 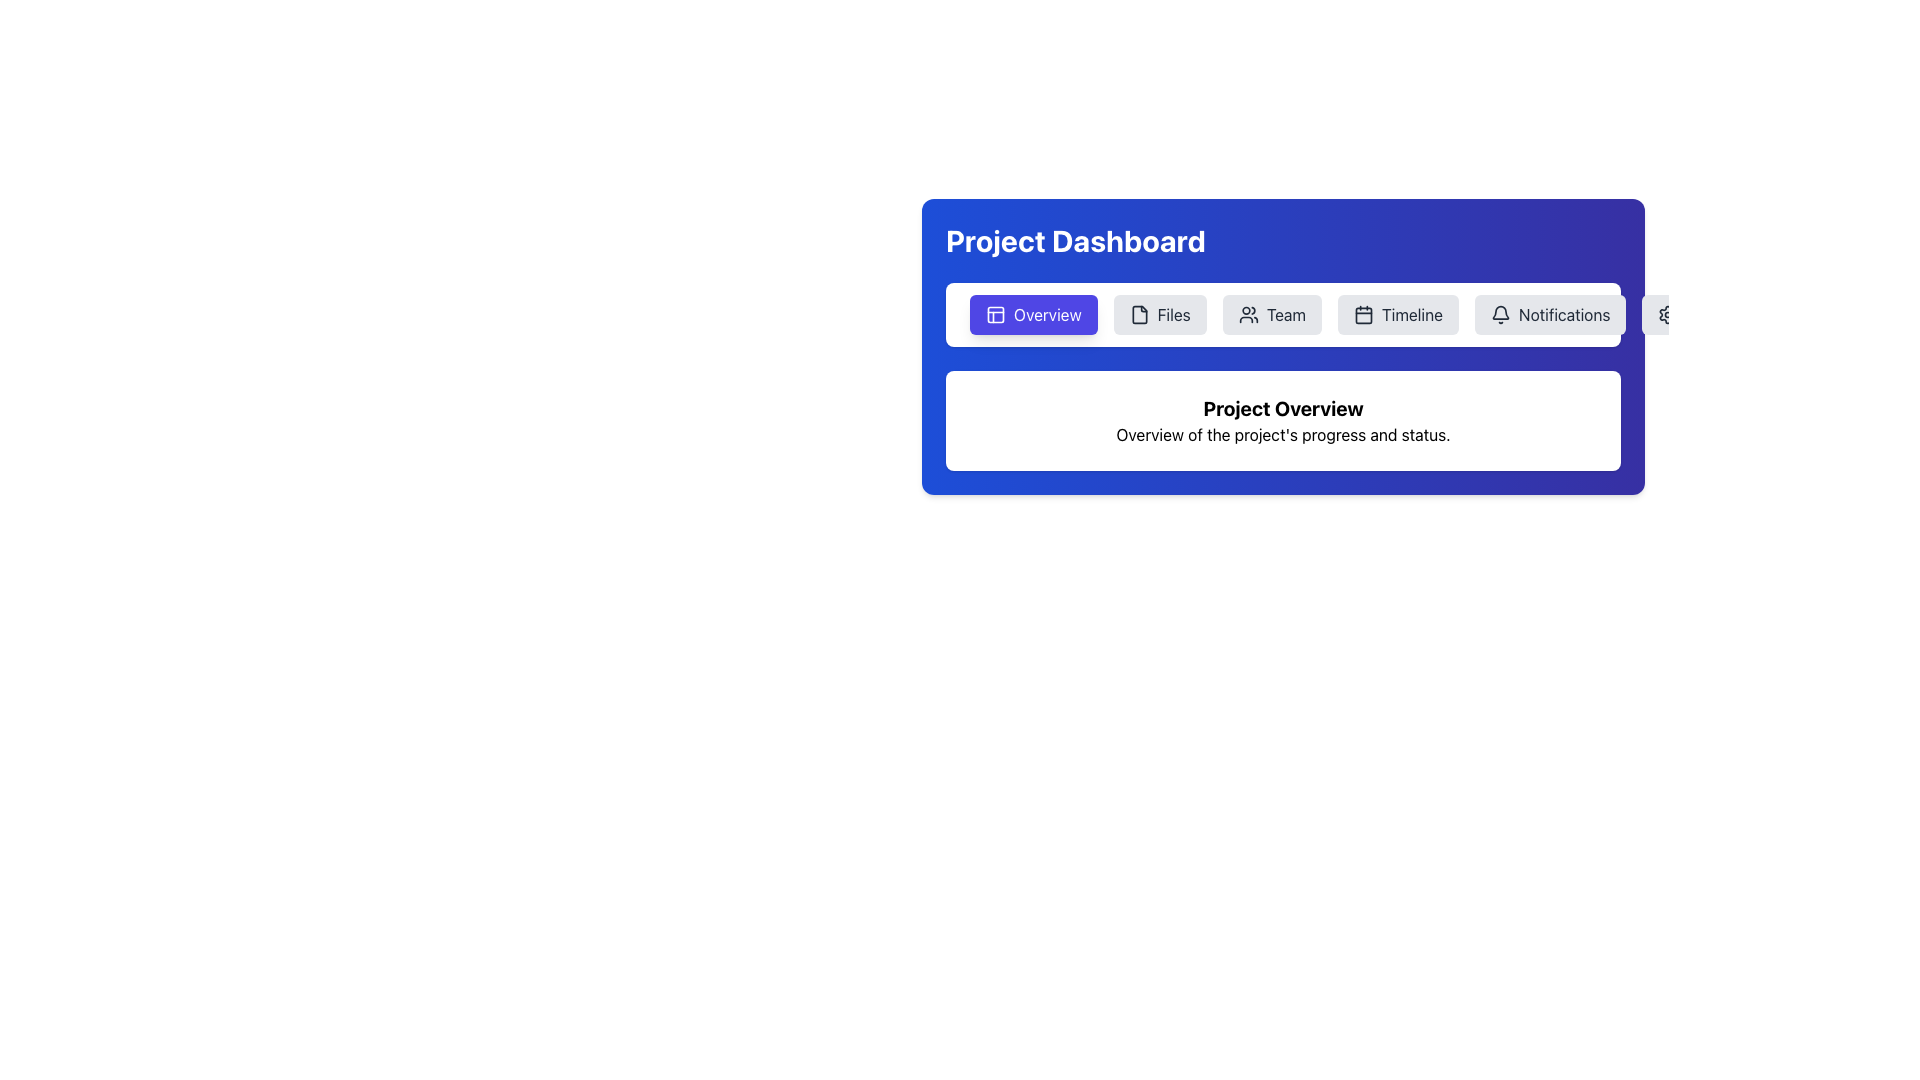 What do you see at coordinates (1397, 315) in the screenshot?
I see `the 'Timeline' button, which is a rectangular interactive area with a light gray background and a calendar icon on the left, located in the navigation bar between 'Team' and 'Notifications'` at bounding box center [1397, 315].